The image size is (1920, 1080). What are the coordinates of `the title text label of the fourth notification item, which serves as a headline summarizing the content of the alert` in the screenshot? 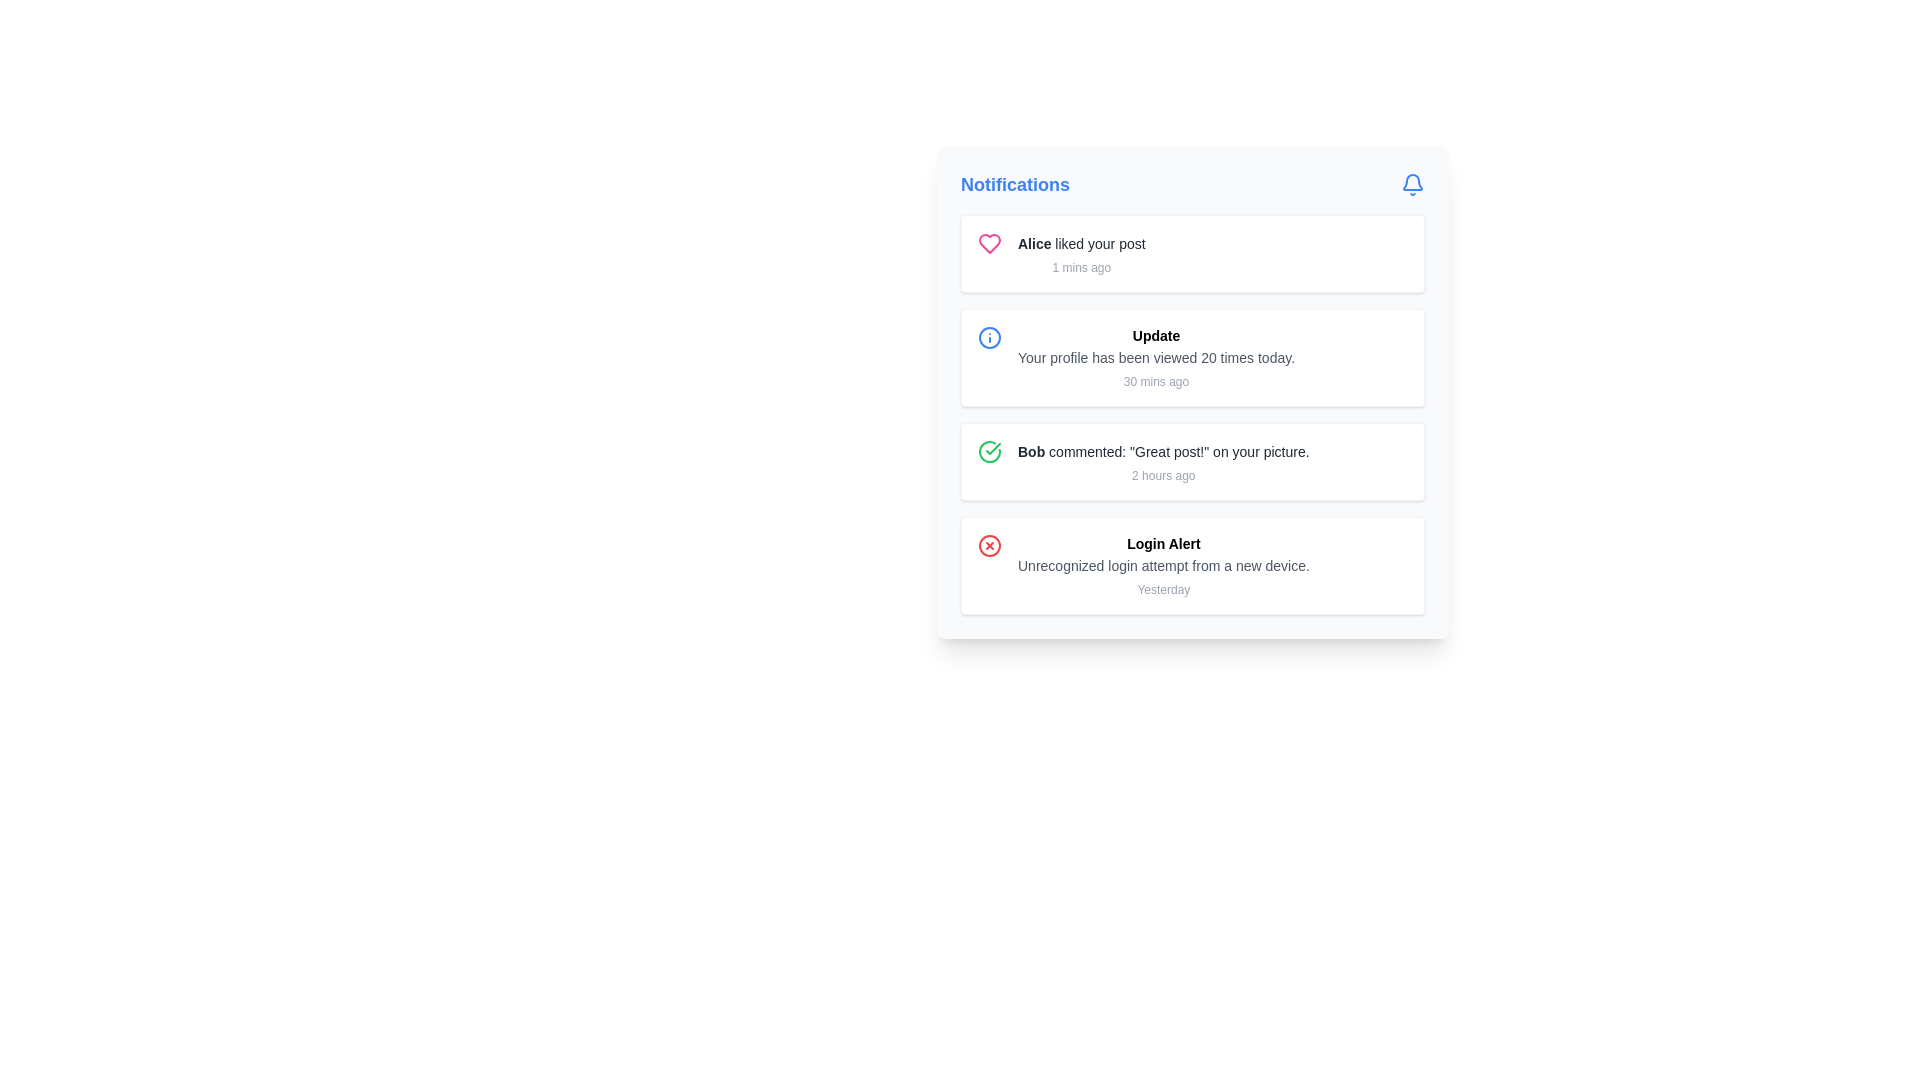 It's located at (1163, 543).